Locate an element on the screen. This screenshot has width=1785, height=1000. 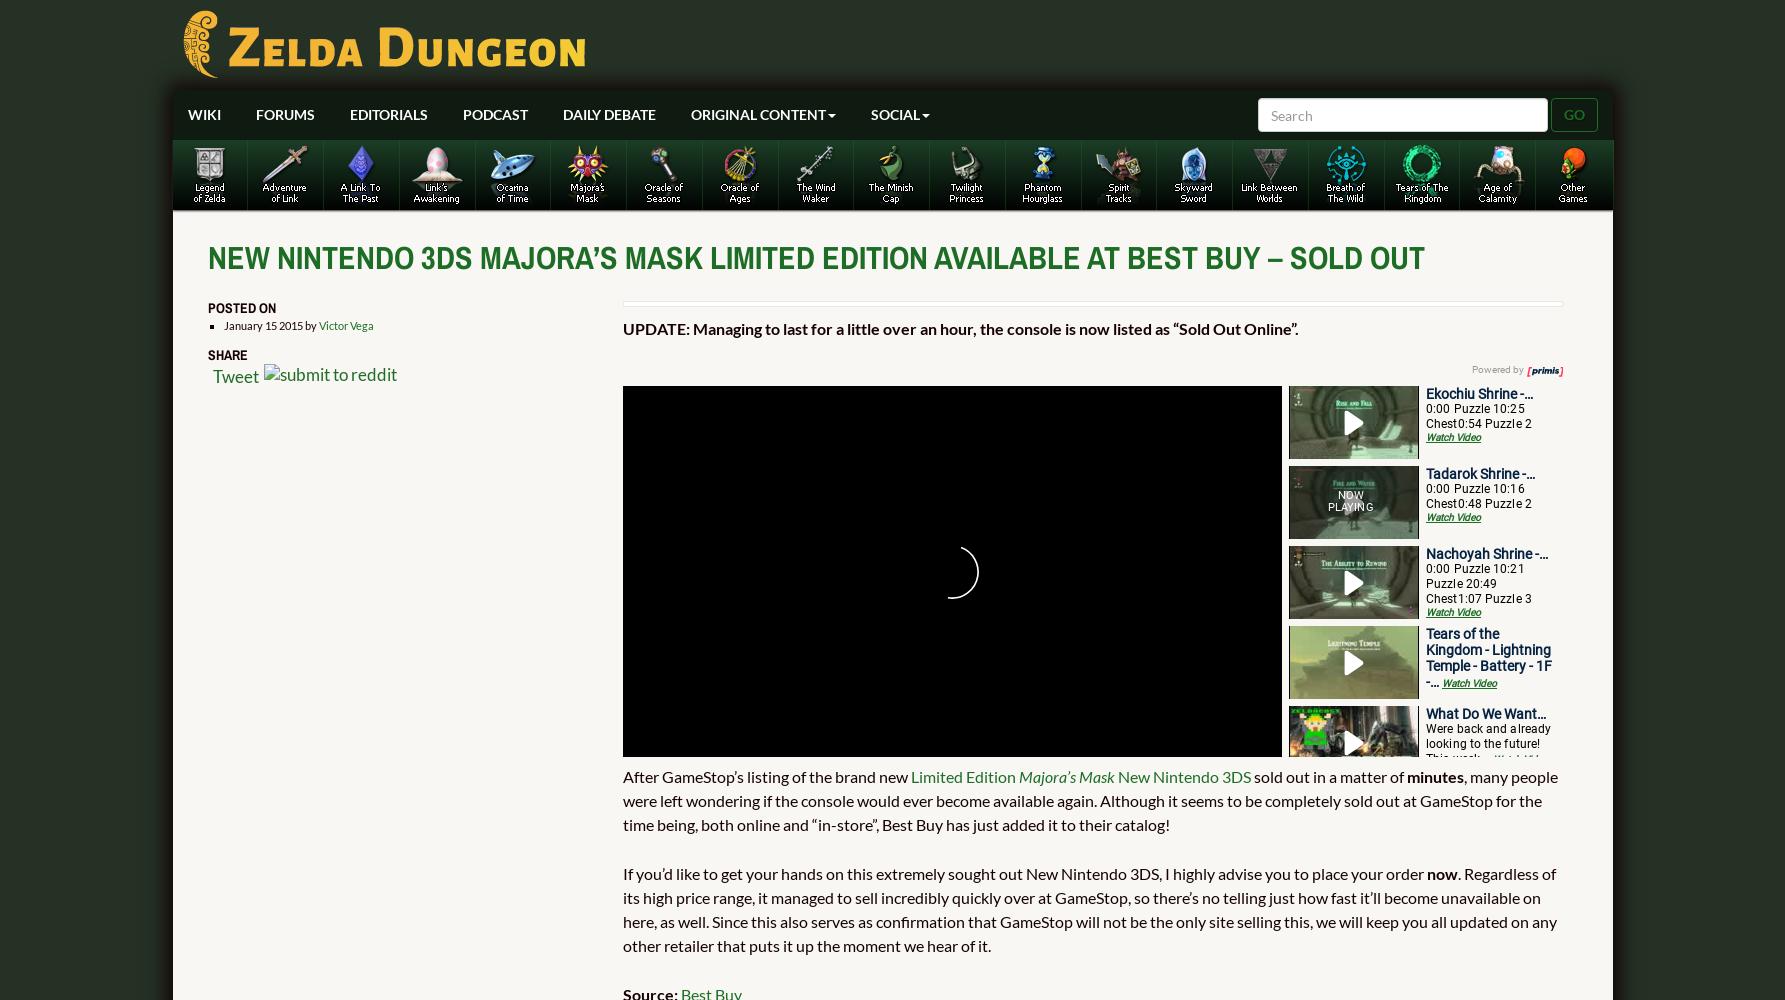
'Limited Edition' is located at coordinates (963, 776).